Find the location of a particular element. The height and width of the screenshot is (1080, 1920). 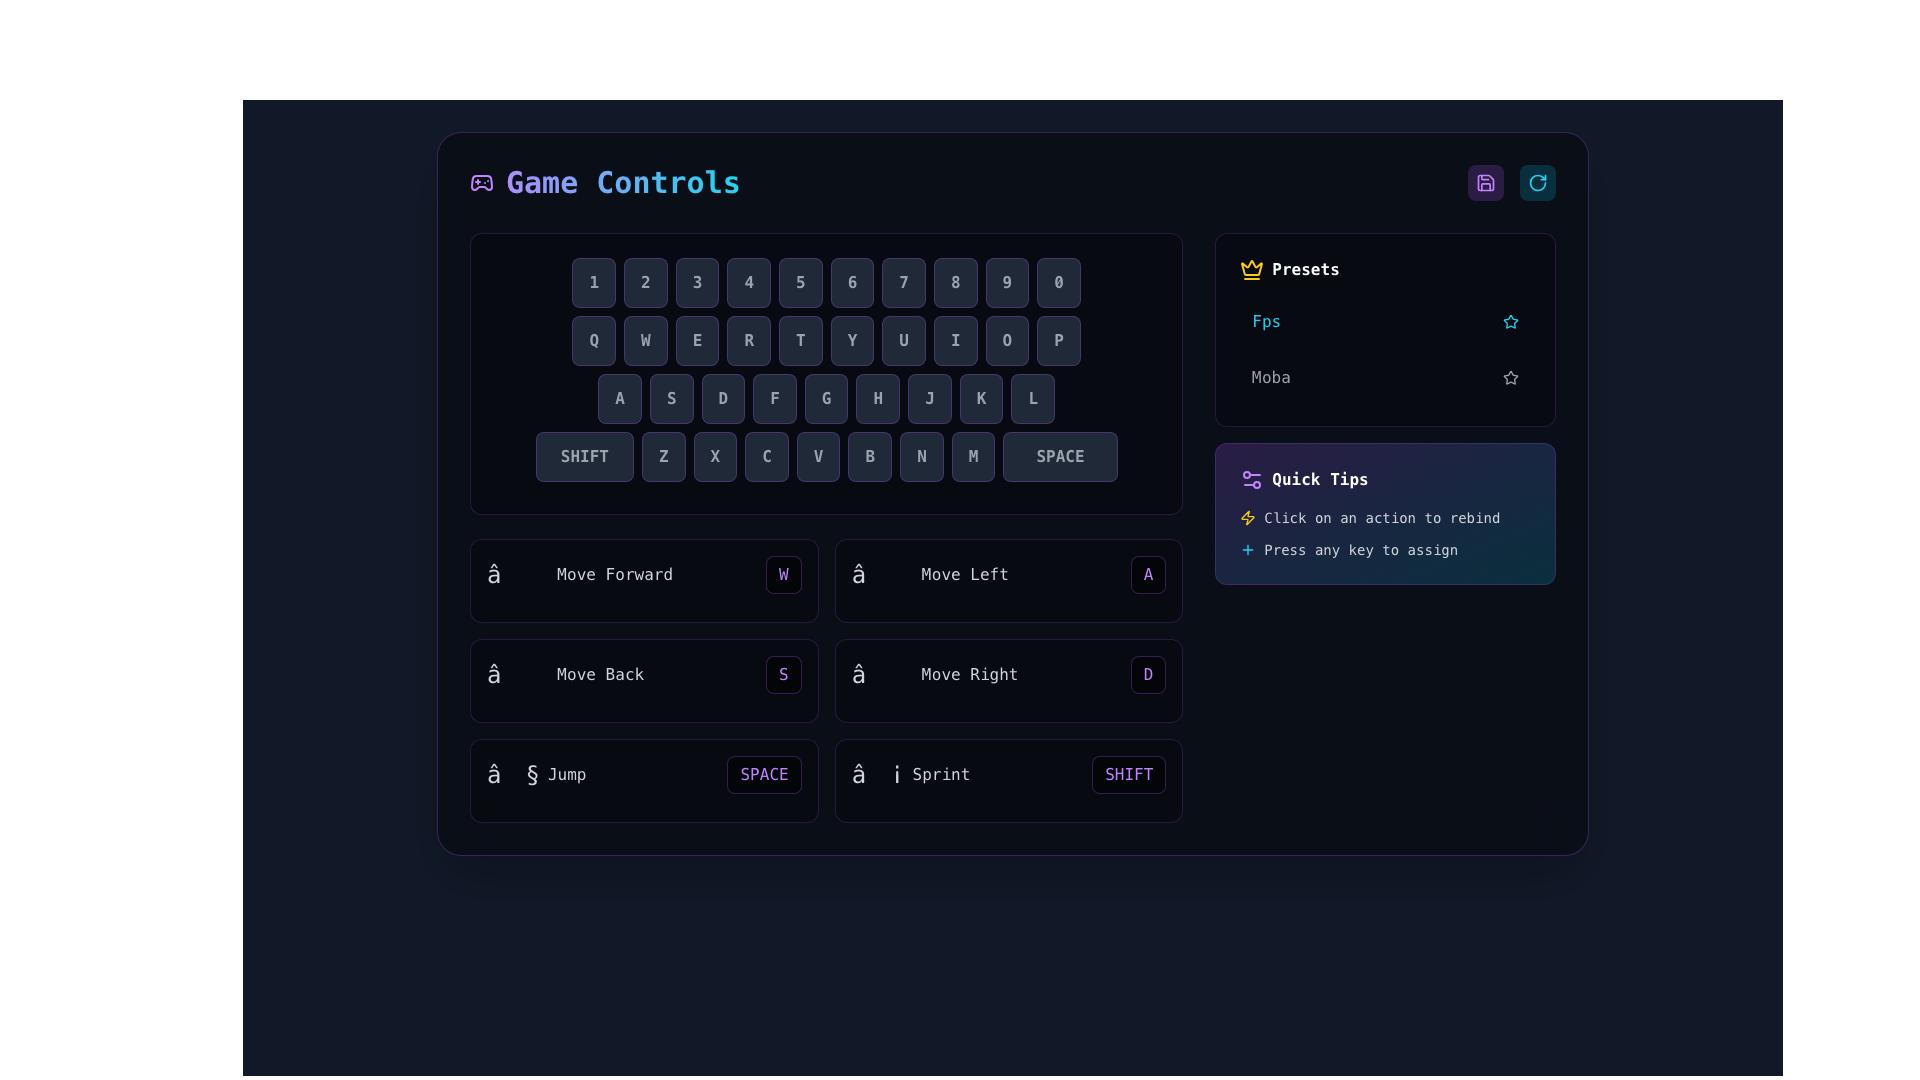

the key-binding button for the 'Move Left' action located is located at coordinates (1148, 574).